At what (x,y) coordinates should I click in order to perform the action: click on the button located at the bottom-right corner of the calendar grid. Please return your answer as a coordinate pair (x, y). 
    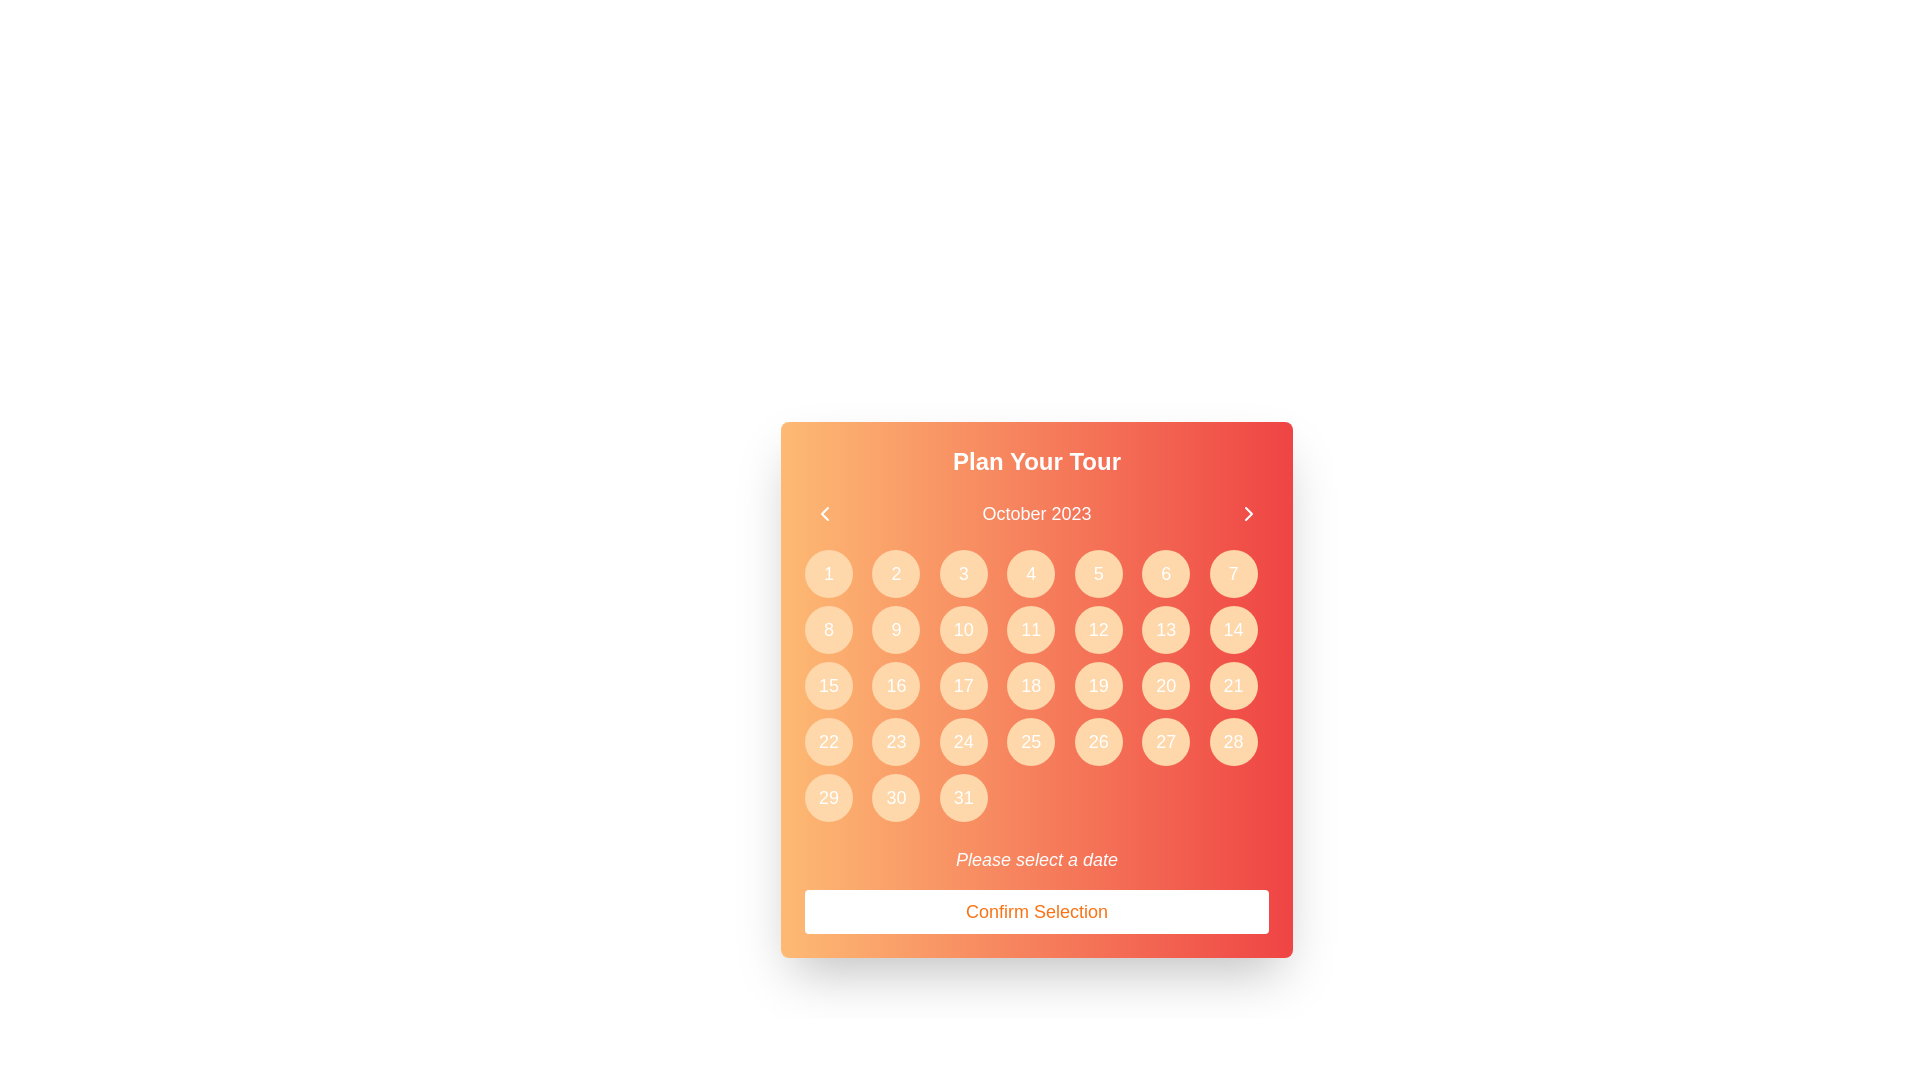
    Looking at the image, I should click on (1166, 741).